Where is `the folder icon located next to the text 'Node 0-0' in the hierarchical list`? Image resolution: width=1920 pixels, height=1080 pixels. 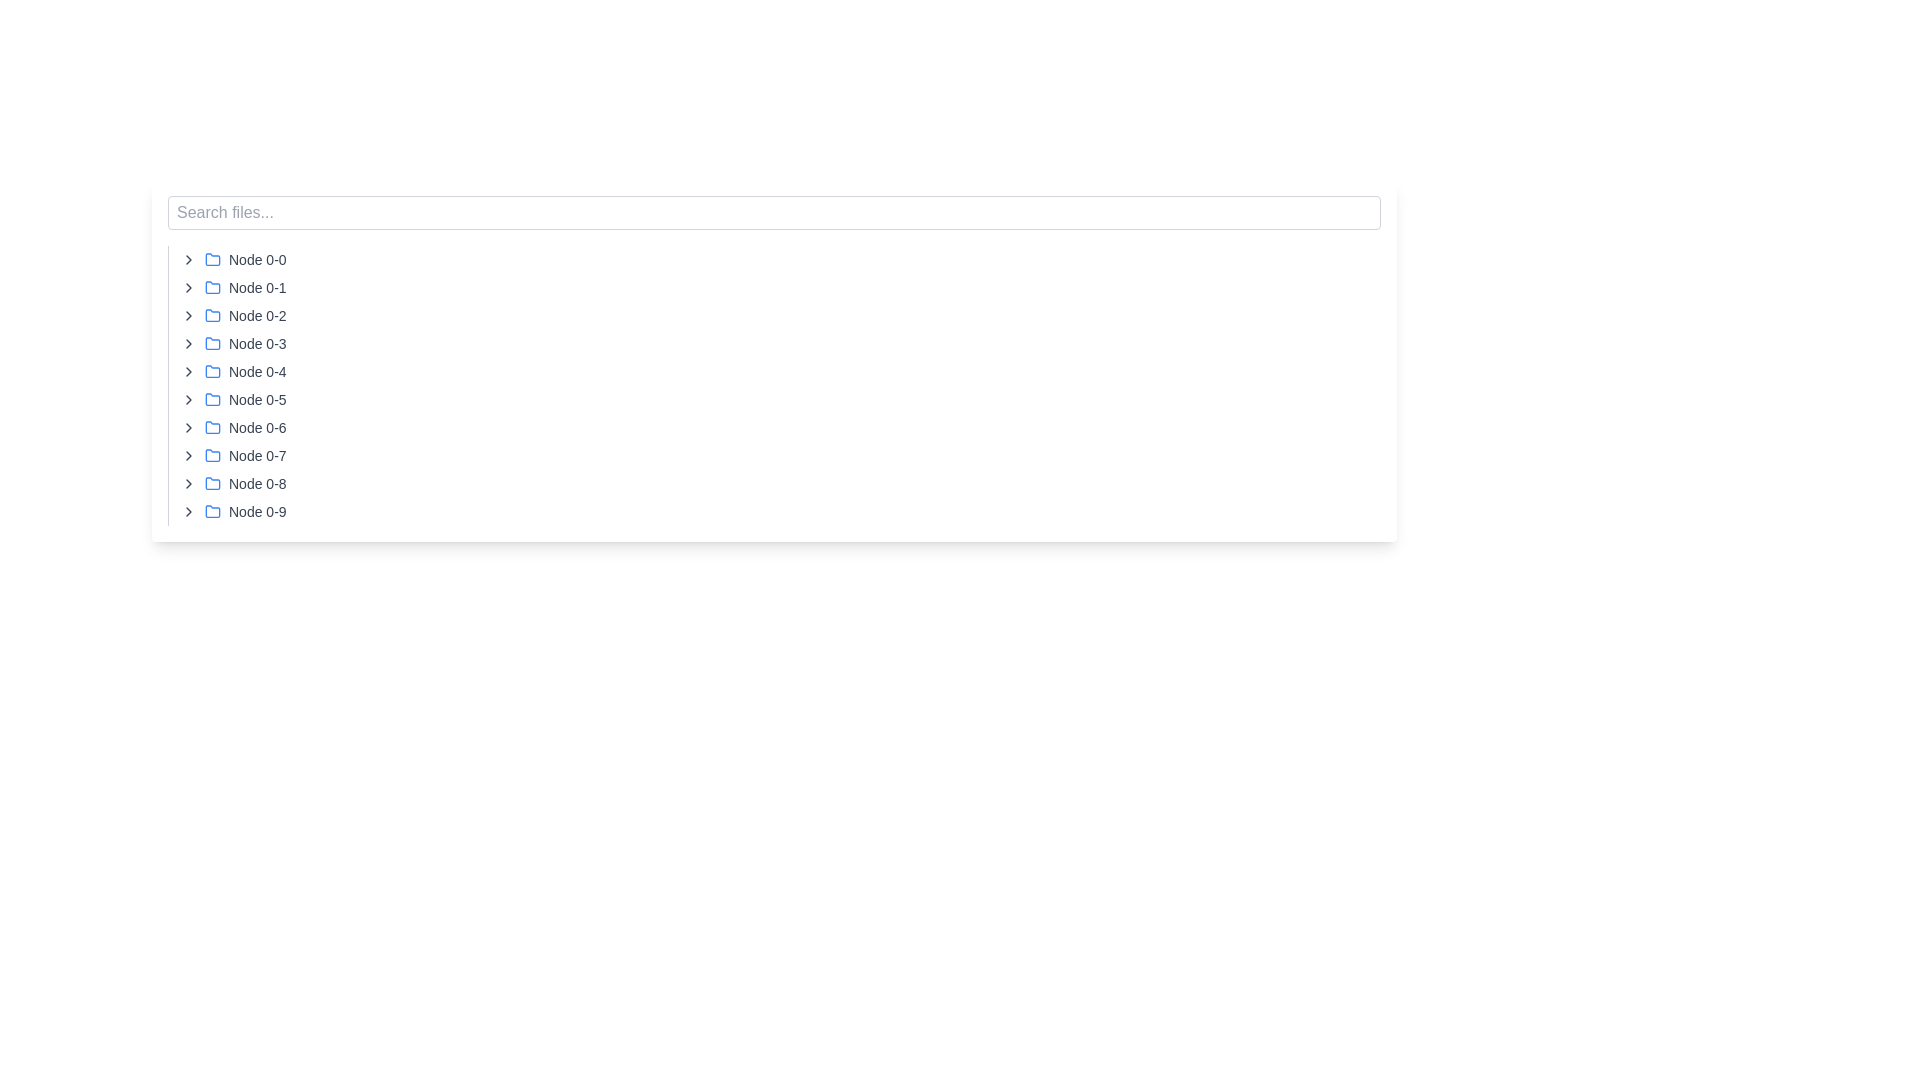 the folder icon located next to the text 'Node 0-0' in the hierarchical list is located at coordinates (212, 257).